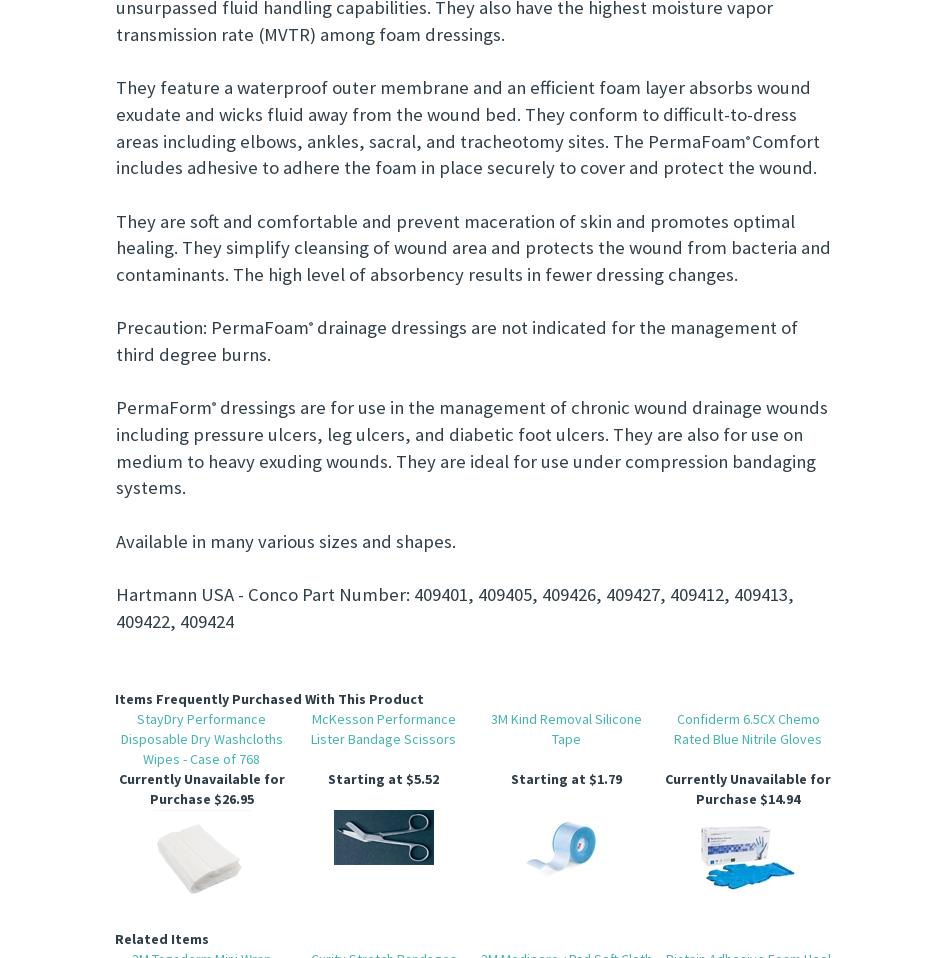 Image resolution: width=950 pixels, height=958 pixels. What do you see at coordinates (470, 447) in the screenshot?
I see `'dressings are for use in the management of chronic wound drainage wounds including pressure ulcers, leg ulcers, and diabetic foot ulcers. They are also for use on medium to heavy exuding wounds. They are ideal for use under compression bandaging systems.'` at bounding box center [470, 447].